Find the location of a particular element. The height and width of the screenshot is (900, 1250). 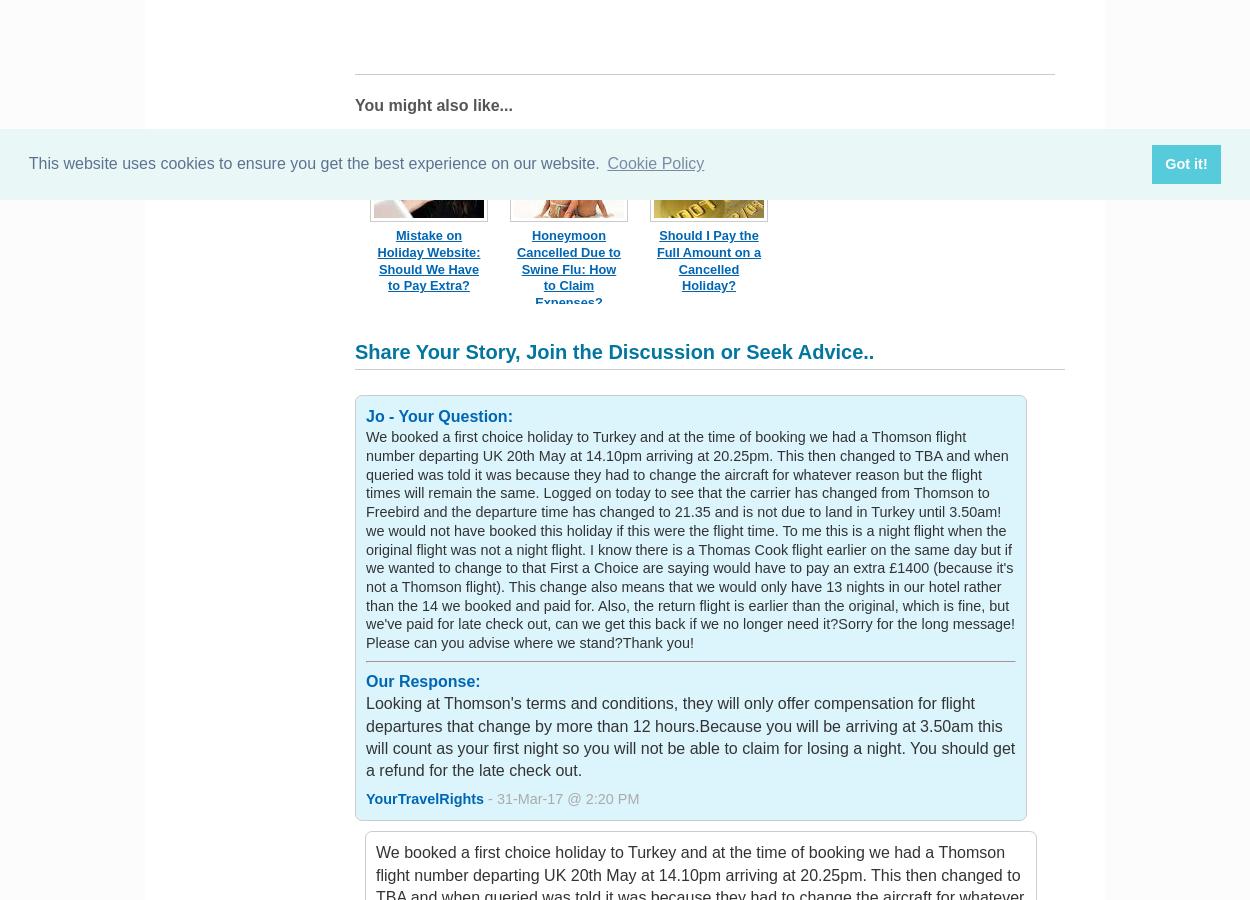

'Honeymoon Cancelled Due to Swine Flu: How to Claim Expenses?' is located at coordinates (567, 267).